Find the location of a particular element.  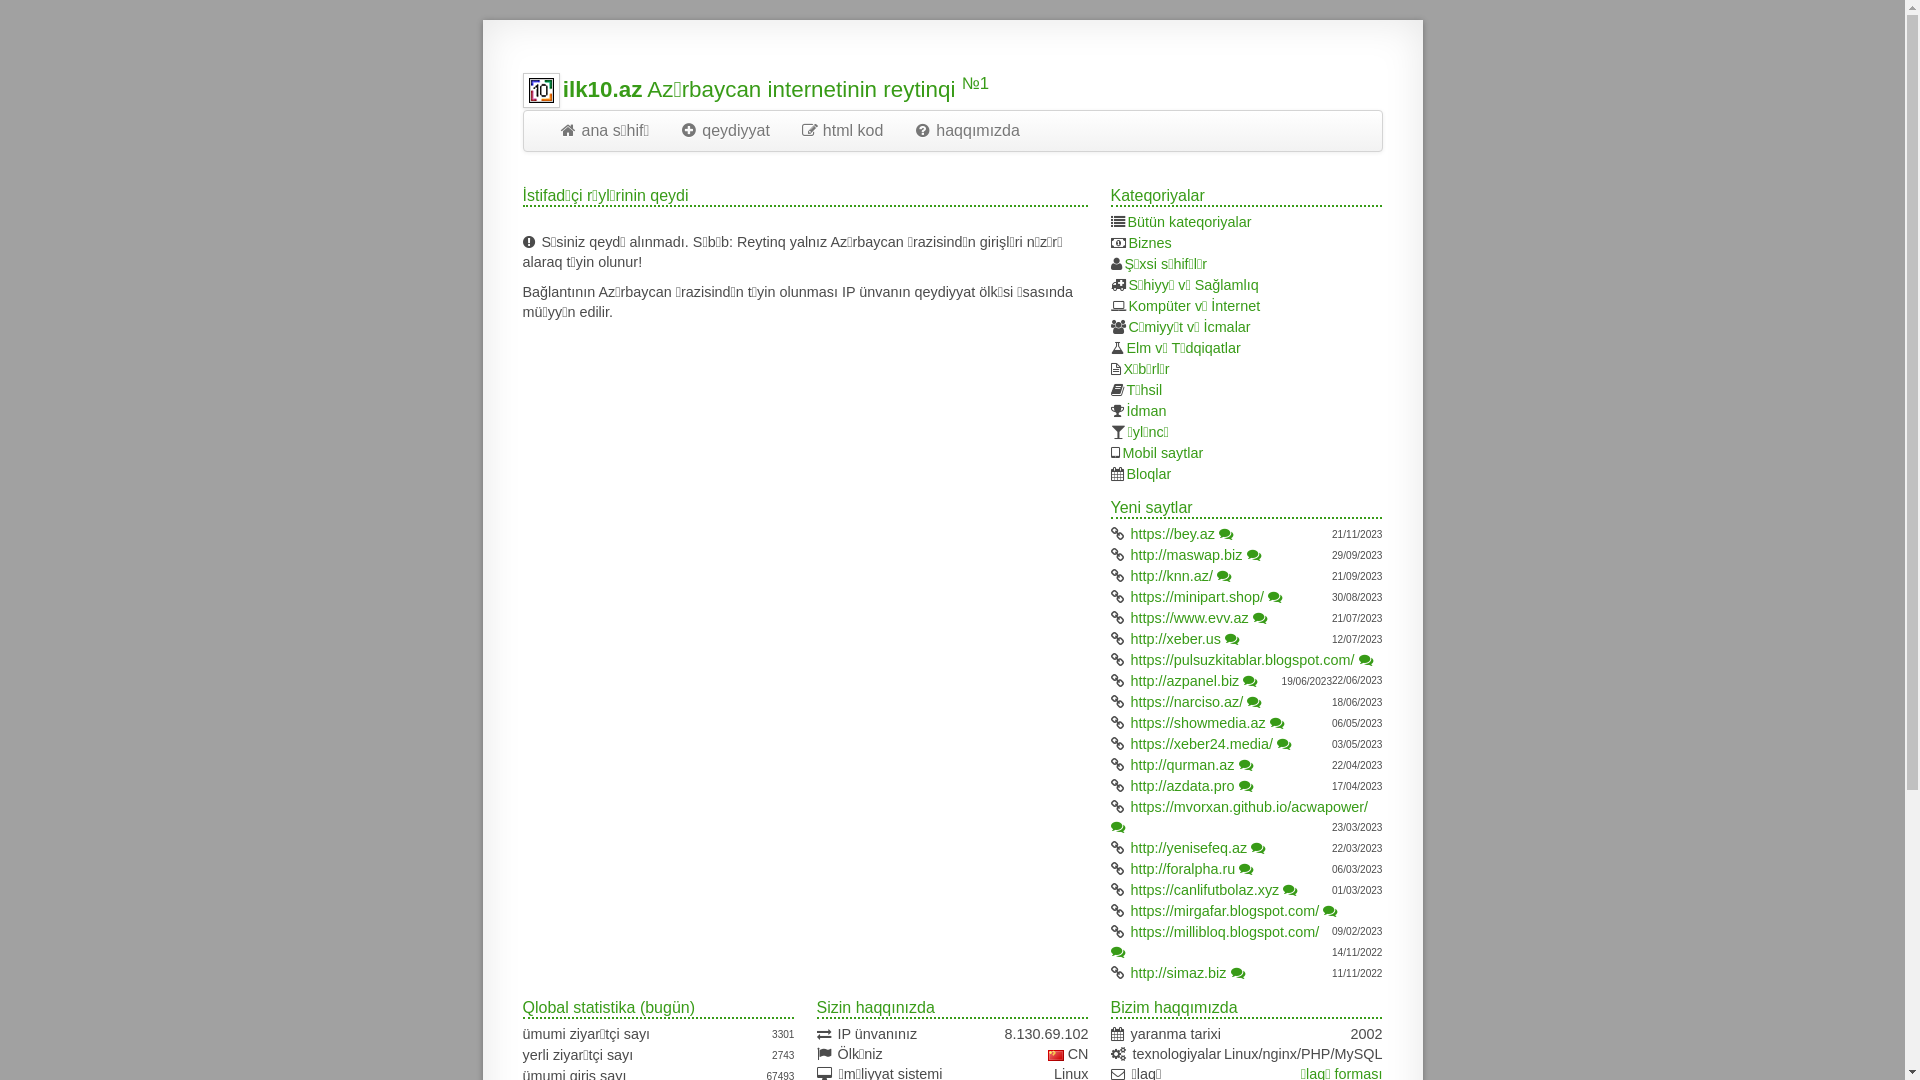

'https://mirgafar.blogspot.com/' is located at coordinates (1224, 910).